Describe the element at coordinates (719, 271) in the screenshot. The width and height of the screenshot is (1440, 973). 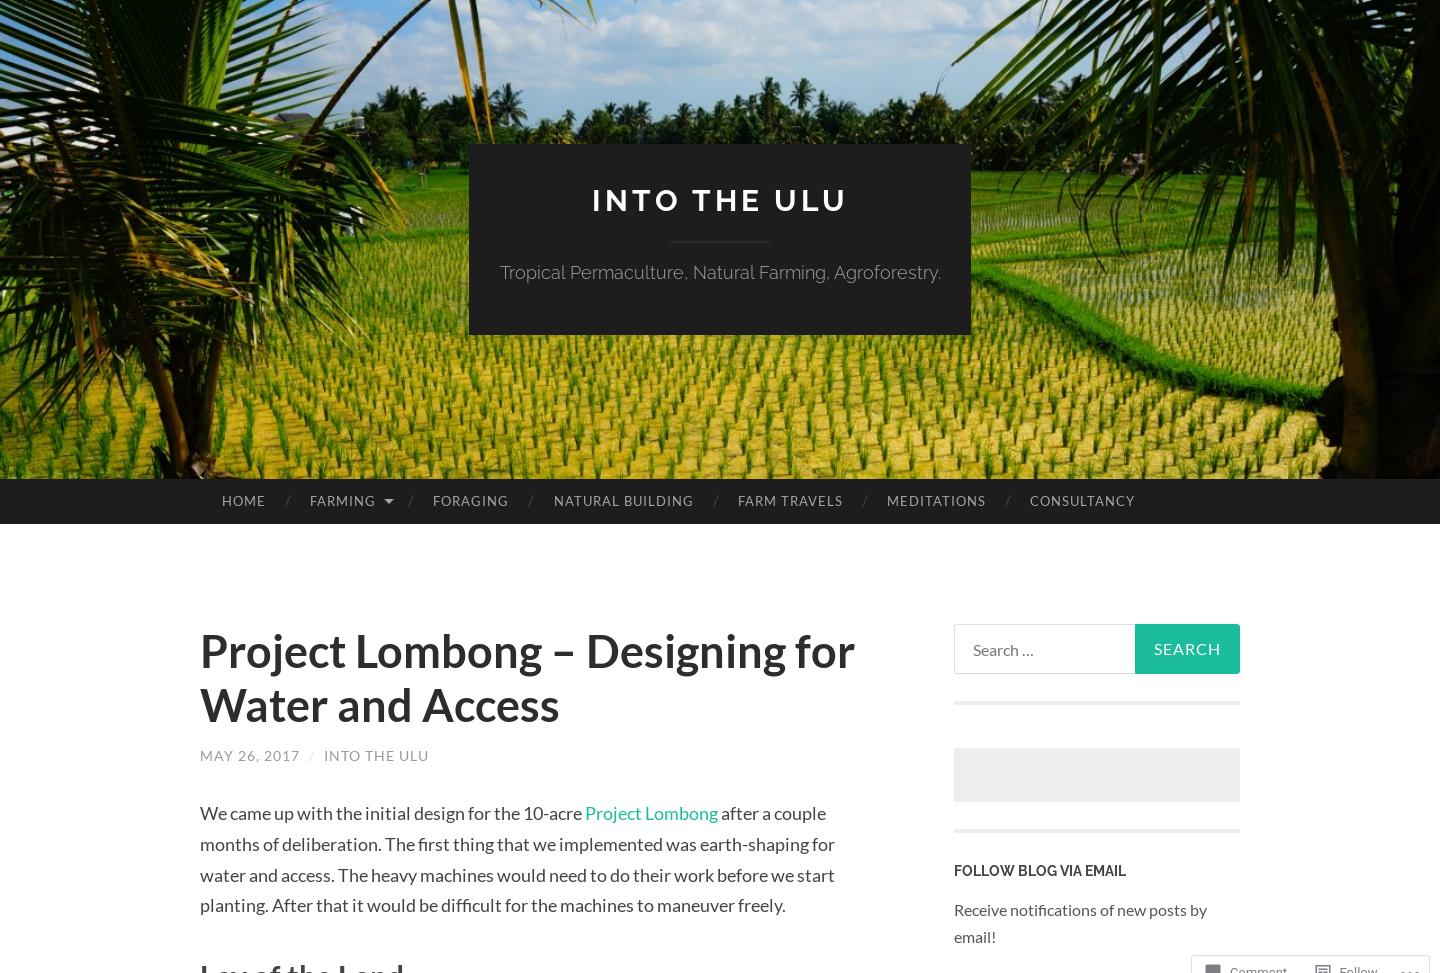
I see `'Tropical Permaculture, Natural Farming, Agroforestry.'` at that location.